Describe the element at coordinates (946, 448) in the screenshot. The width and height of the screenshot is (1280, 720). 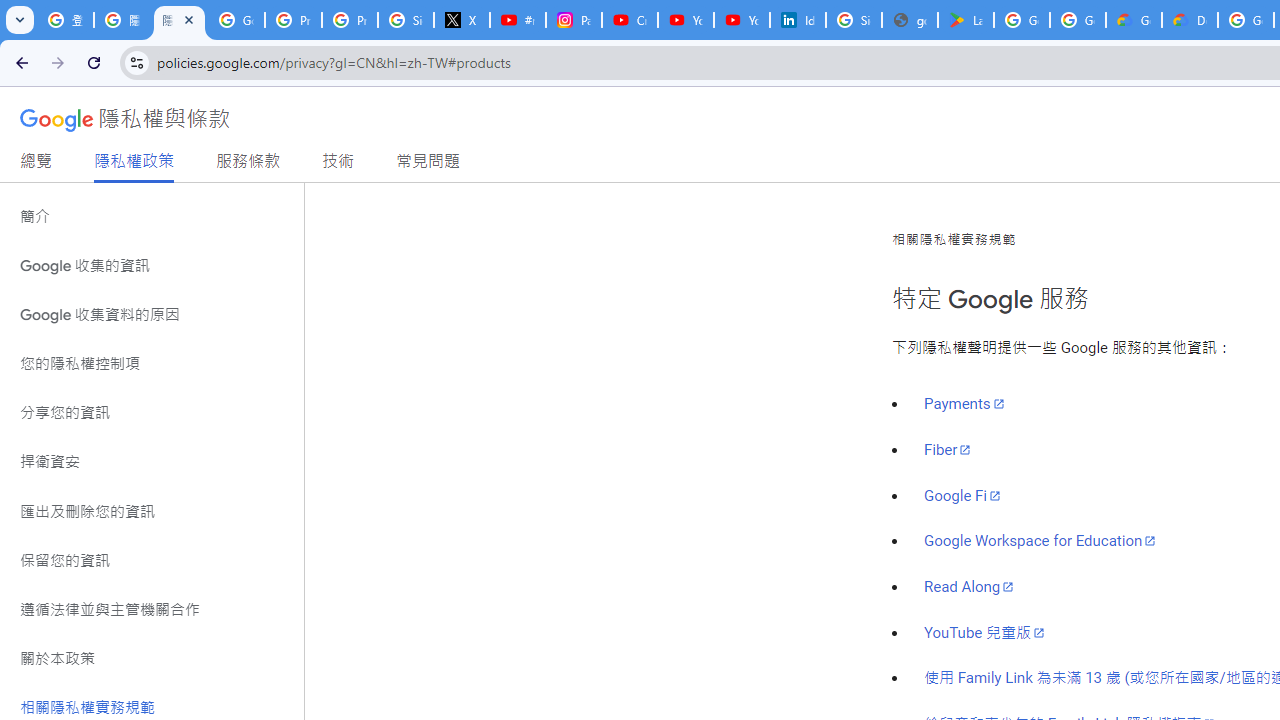
I see `'Fiber'` at that location.